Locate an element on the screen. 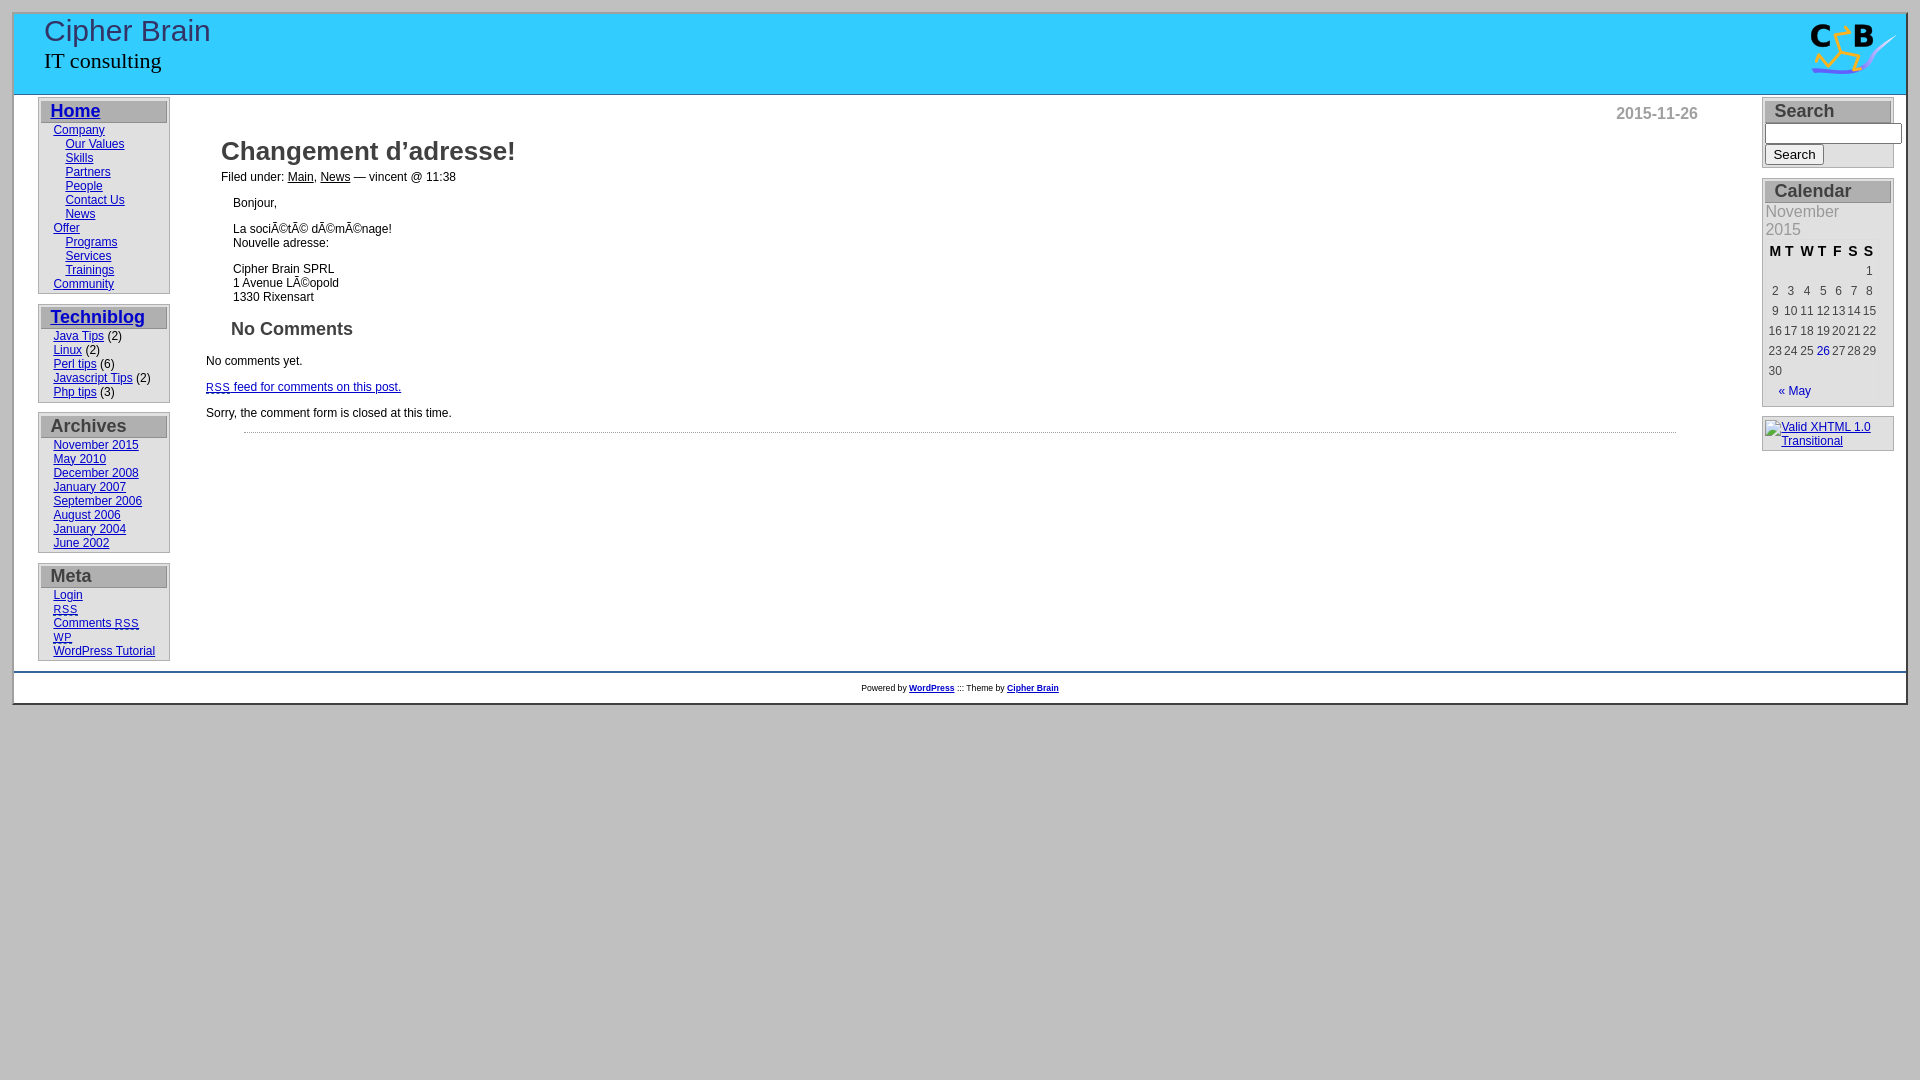  'WordPress Tutorial' is located at coordinates (103, 651).